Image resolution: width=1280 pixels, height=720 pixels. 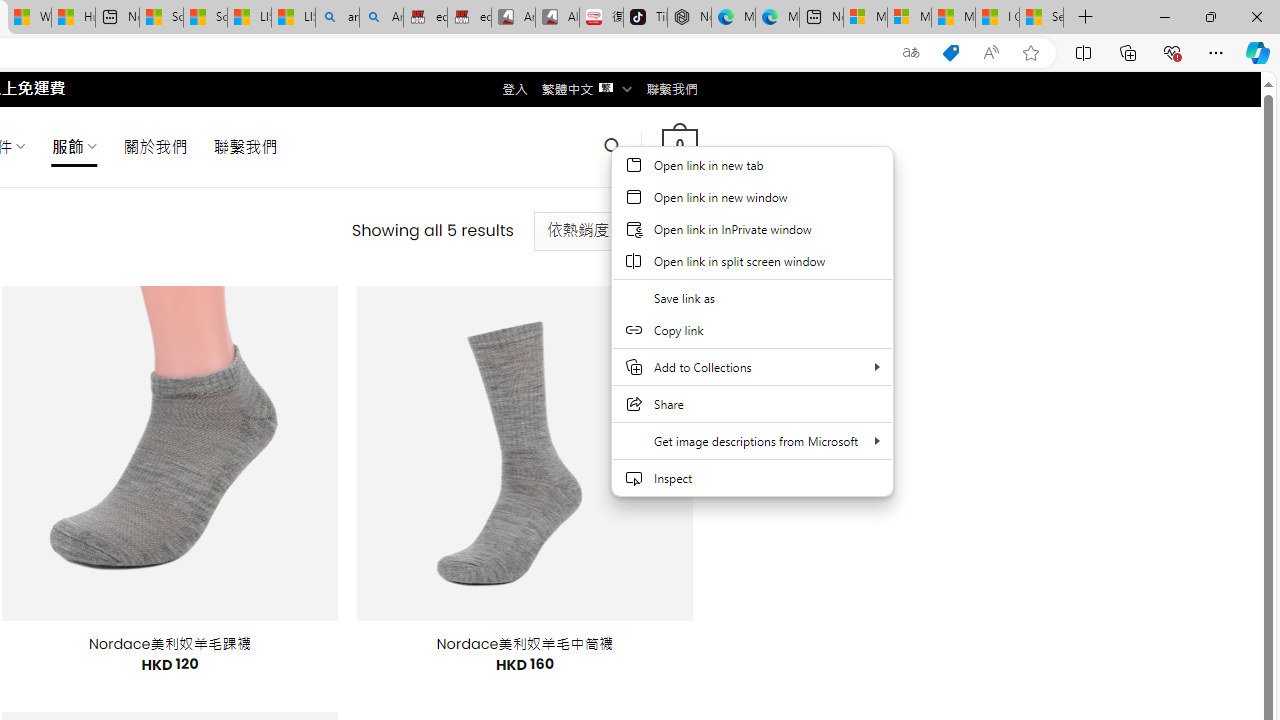 I want to click on 'Copy link', so click(x=751, y=329).